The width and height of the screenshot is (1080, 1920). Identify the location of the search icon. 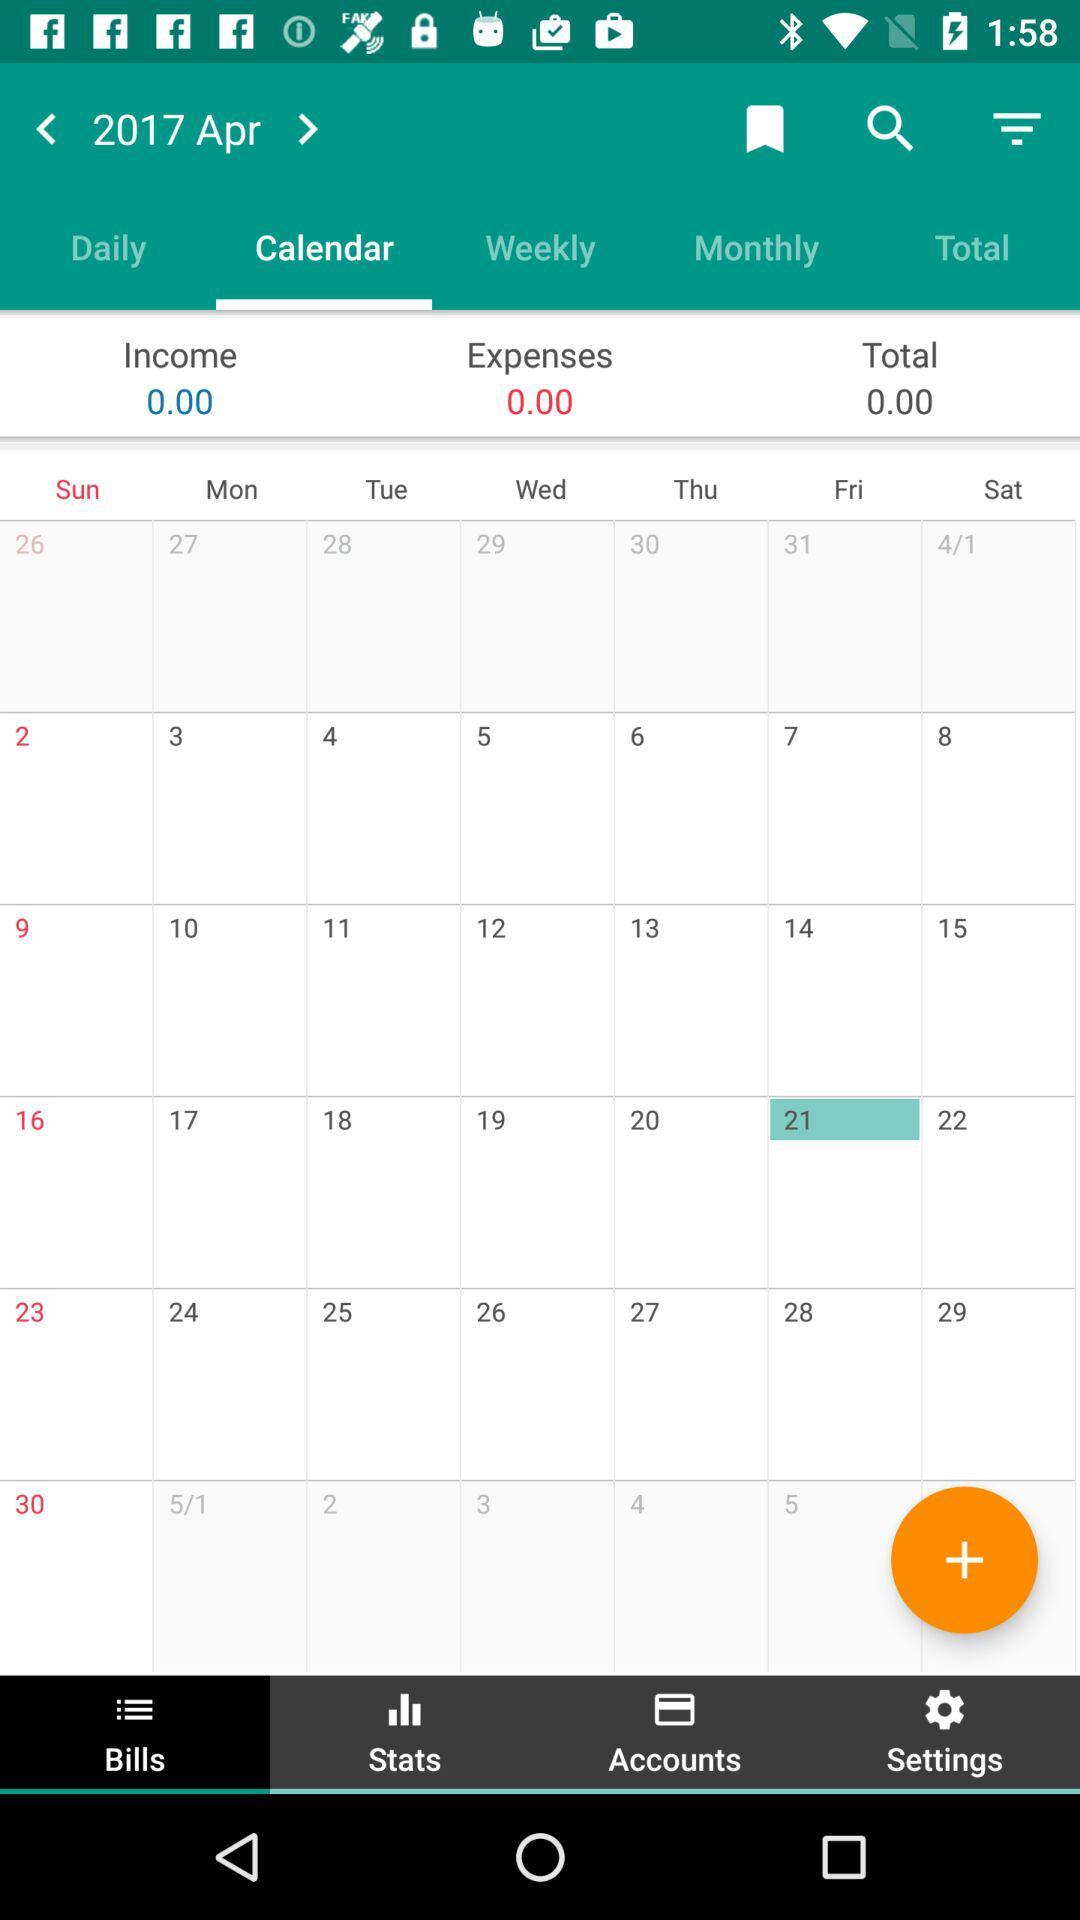
(890, 127).